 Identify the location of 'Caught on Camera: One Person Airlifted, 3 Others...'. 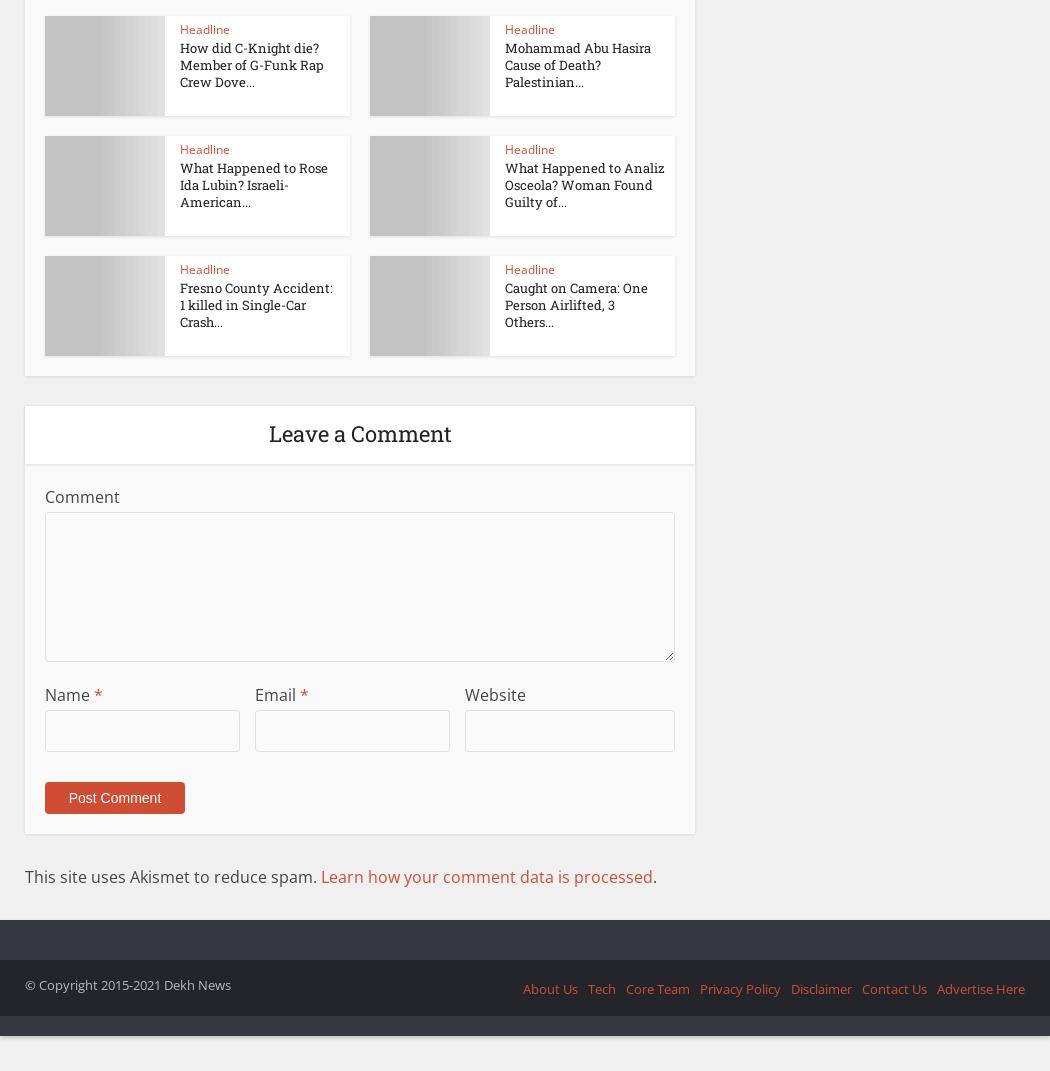
(504, 305).